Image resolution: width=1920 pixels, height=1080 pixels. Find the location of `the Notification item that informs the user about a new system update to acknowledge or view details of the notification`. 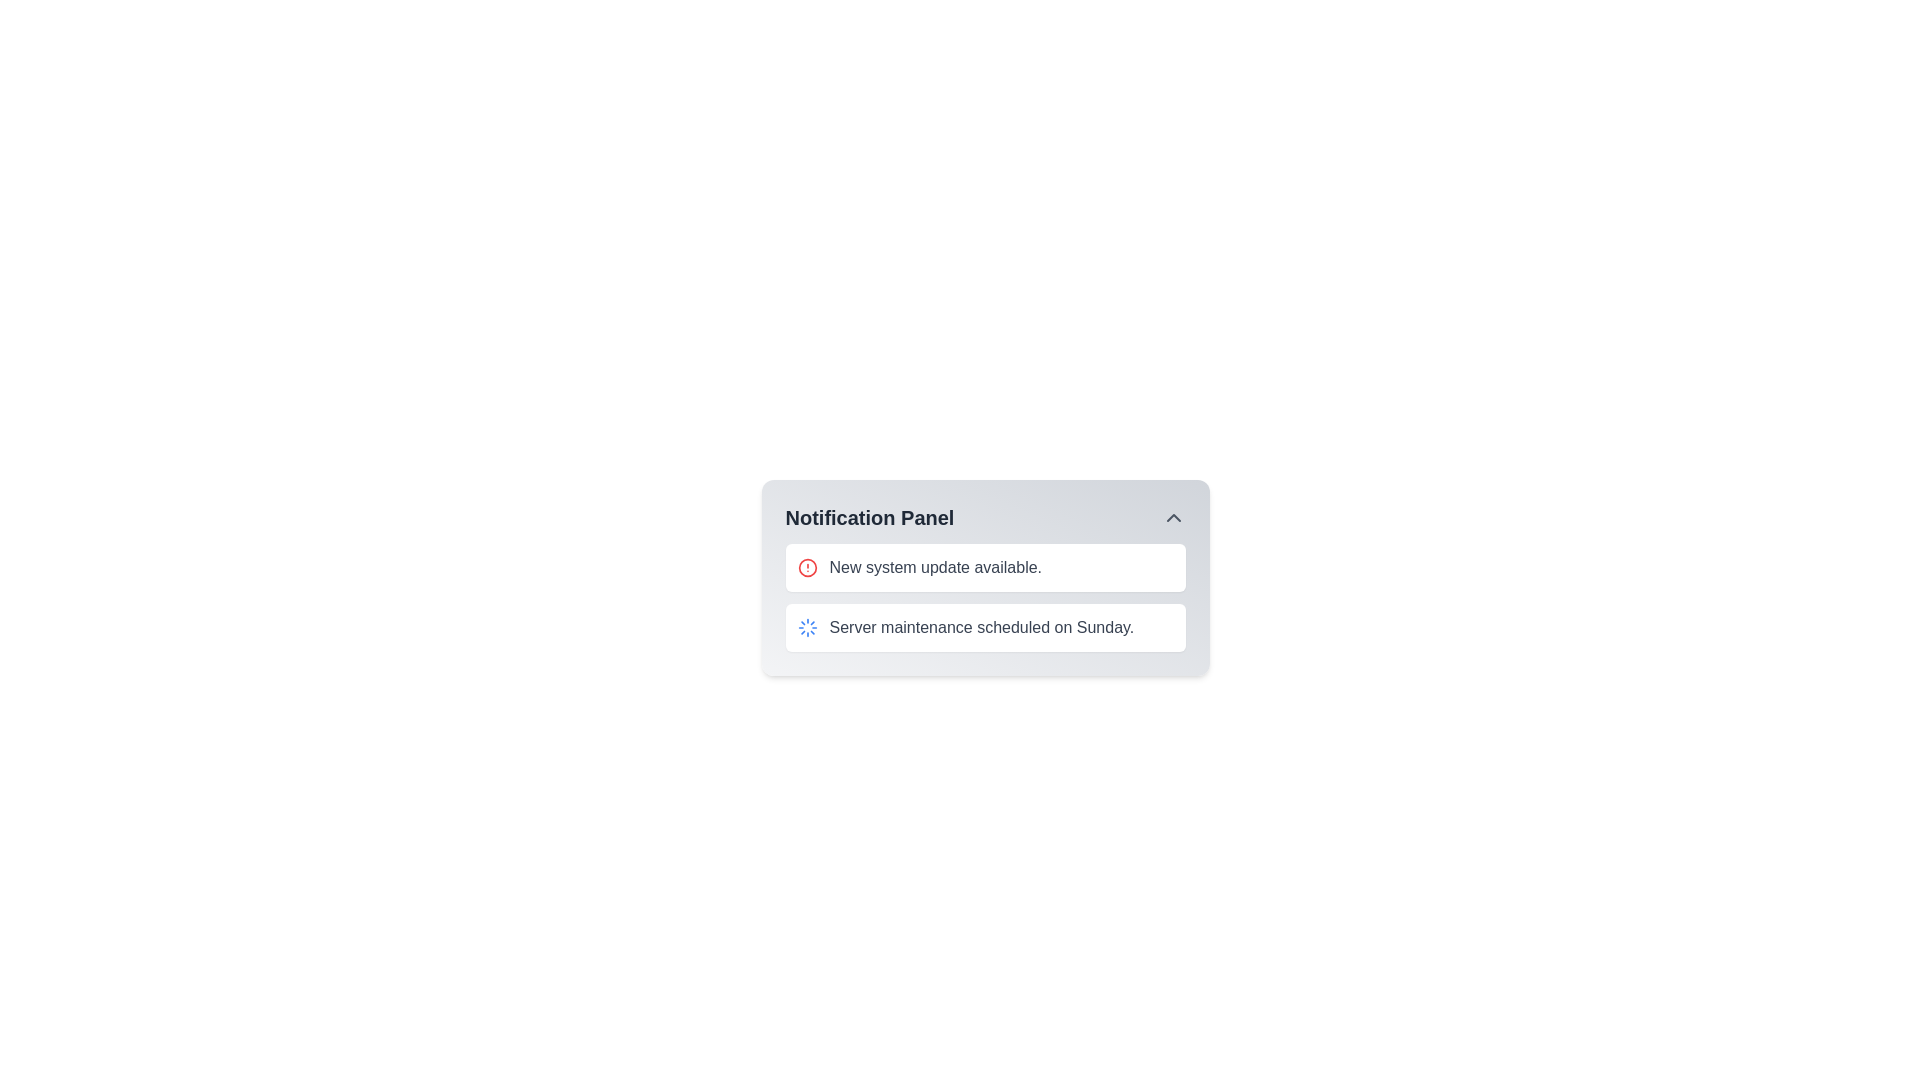

the Notification item that informs the user about a new system update to acknowledge or view details of the notification is located at coordinates (985, 567).